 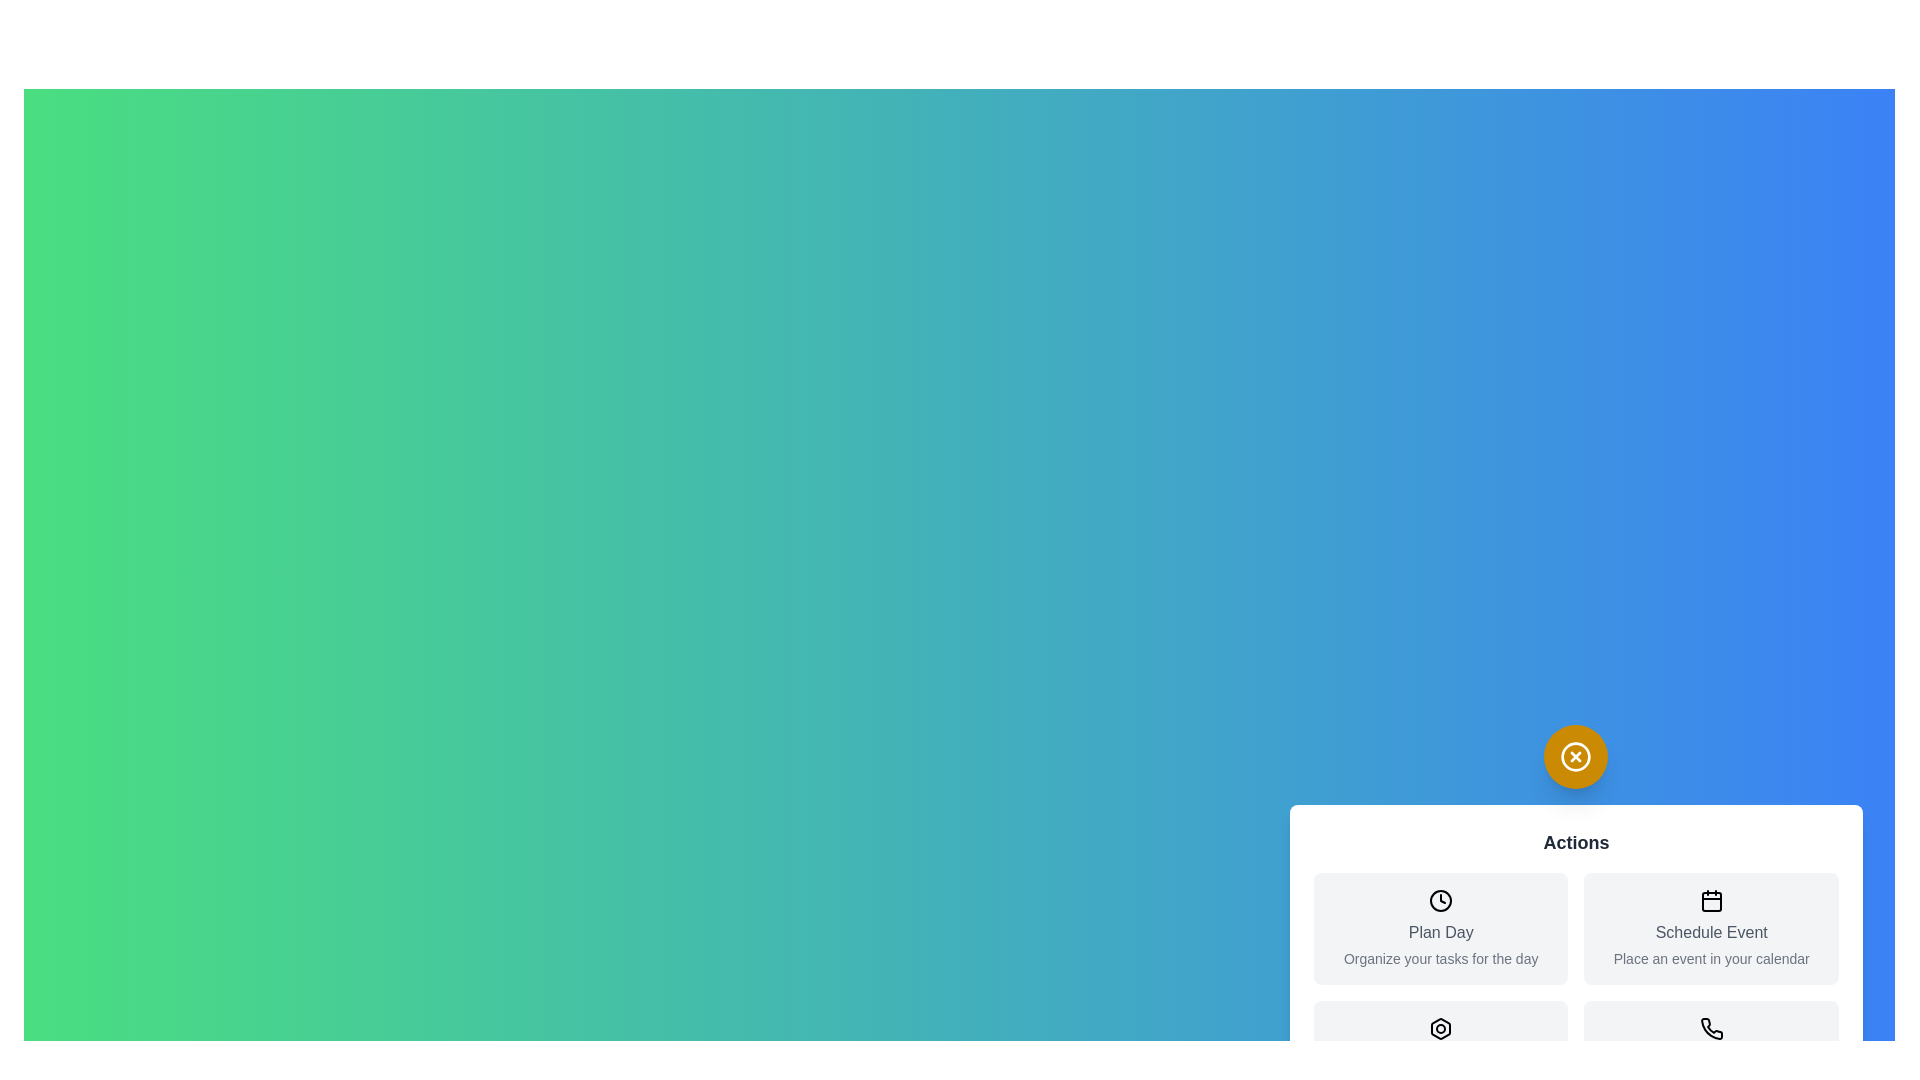 I want to click on the action item Schedule Event from the menu, so click(x=1711, y=929).